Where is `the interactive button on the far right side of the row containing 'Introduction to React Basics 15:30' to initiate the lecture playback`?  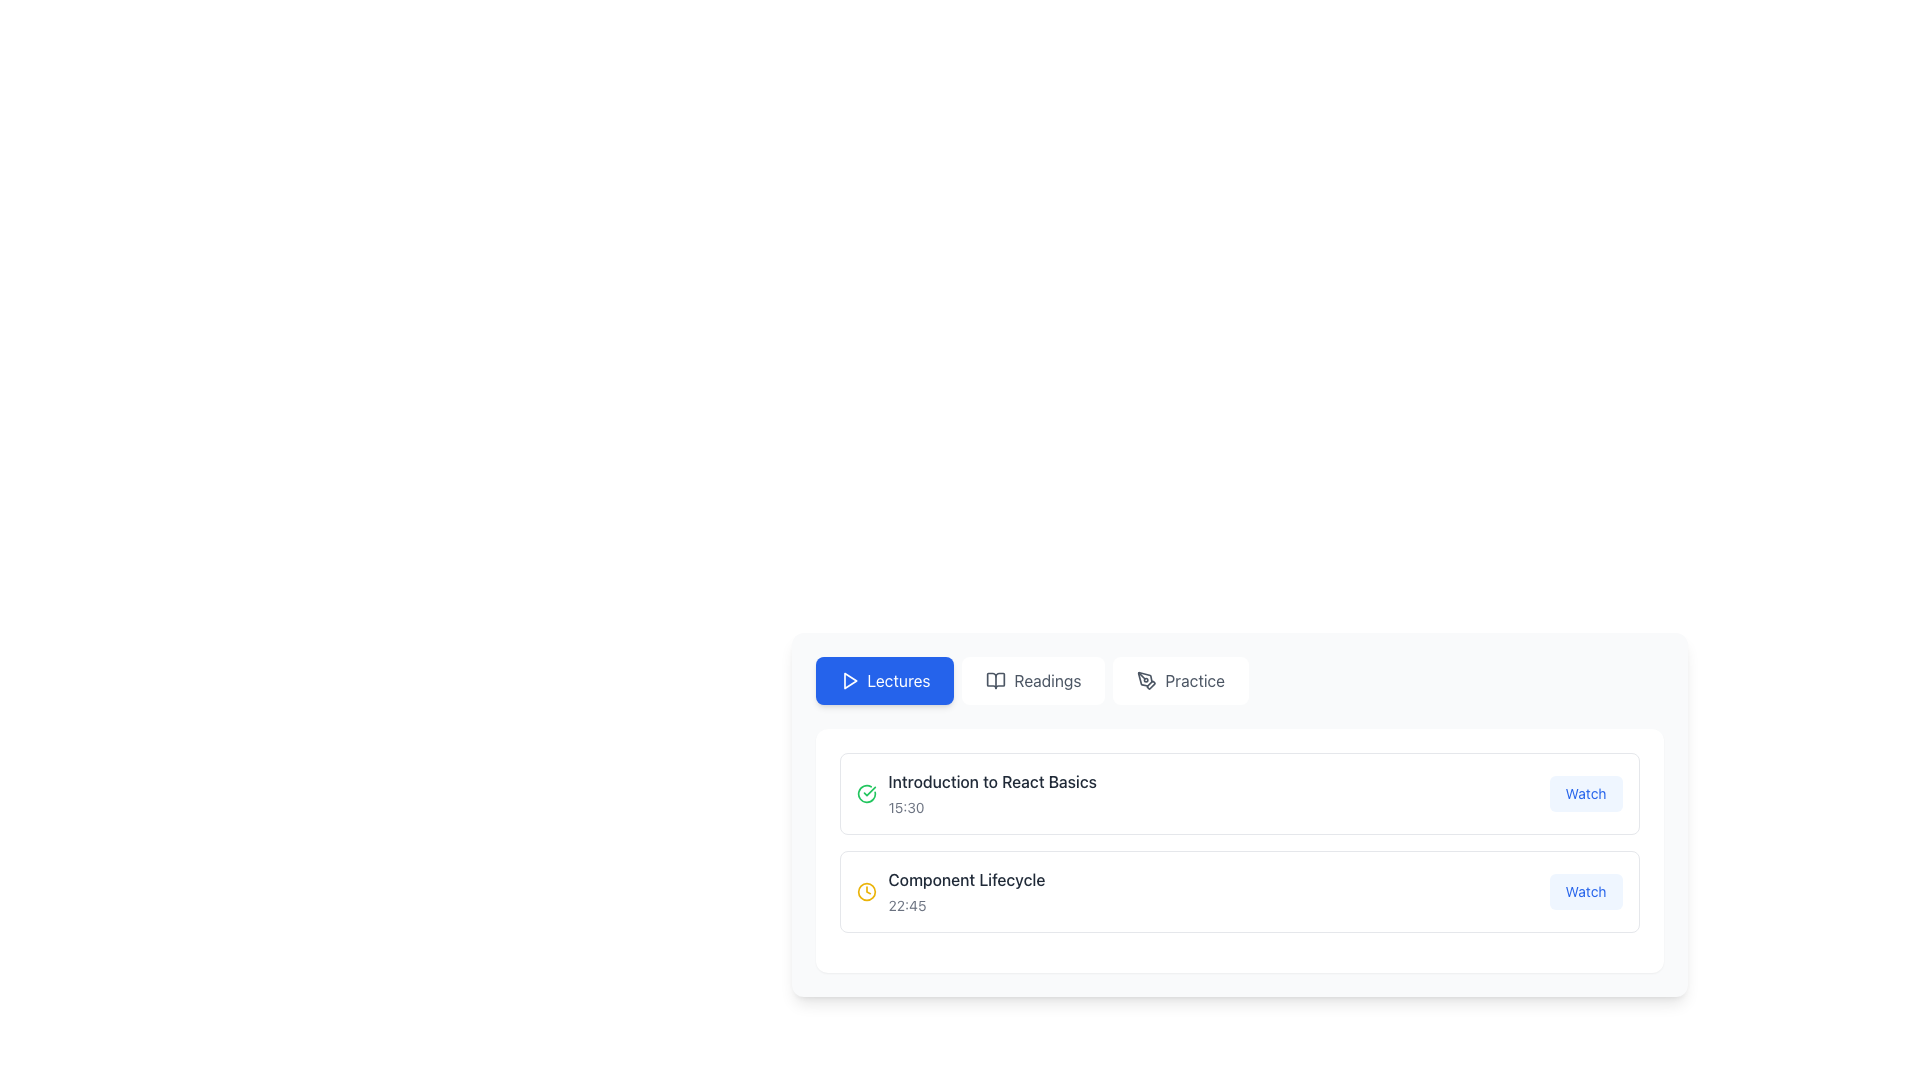 the interactive button on the far right side of the row containing 'Introduction to React Basics 15:30' to initiate the lecture playback is located at coordinates (1585, 793).